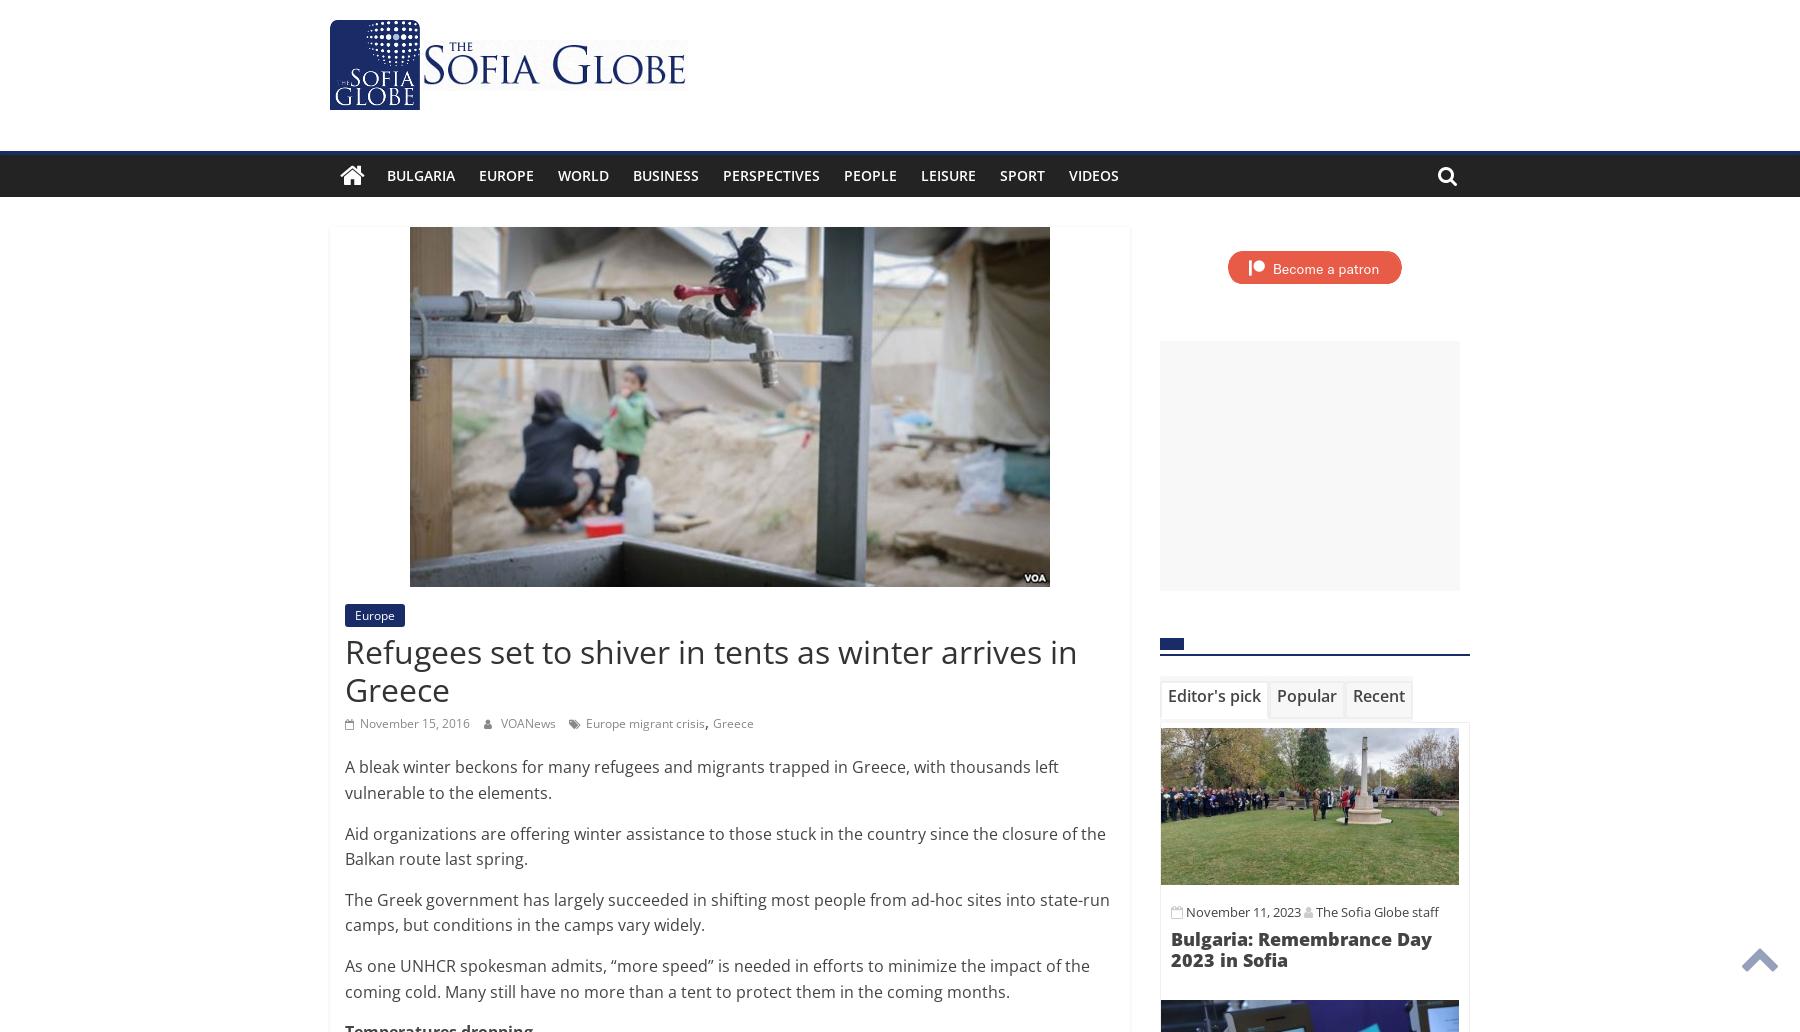 This screenshot has height=1032, width=1800. I want to click on 'Recent', so click(1377, 694).